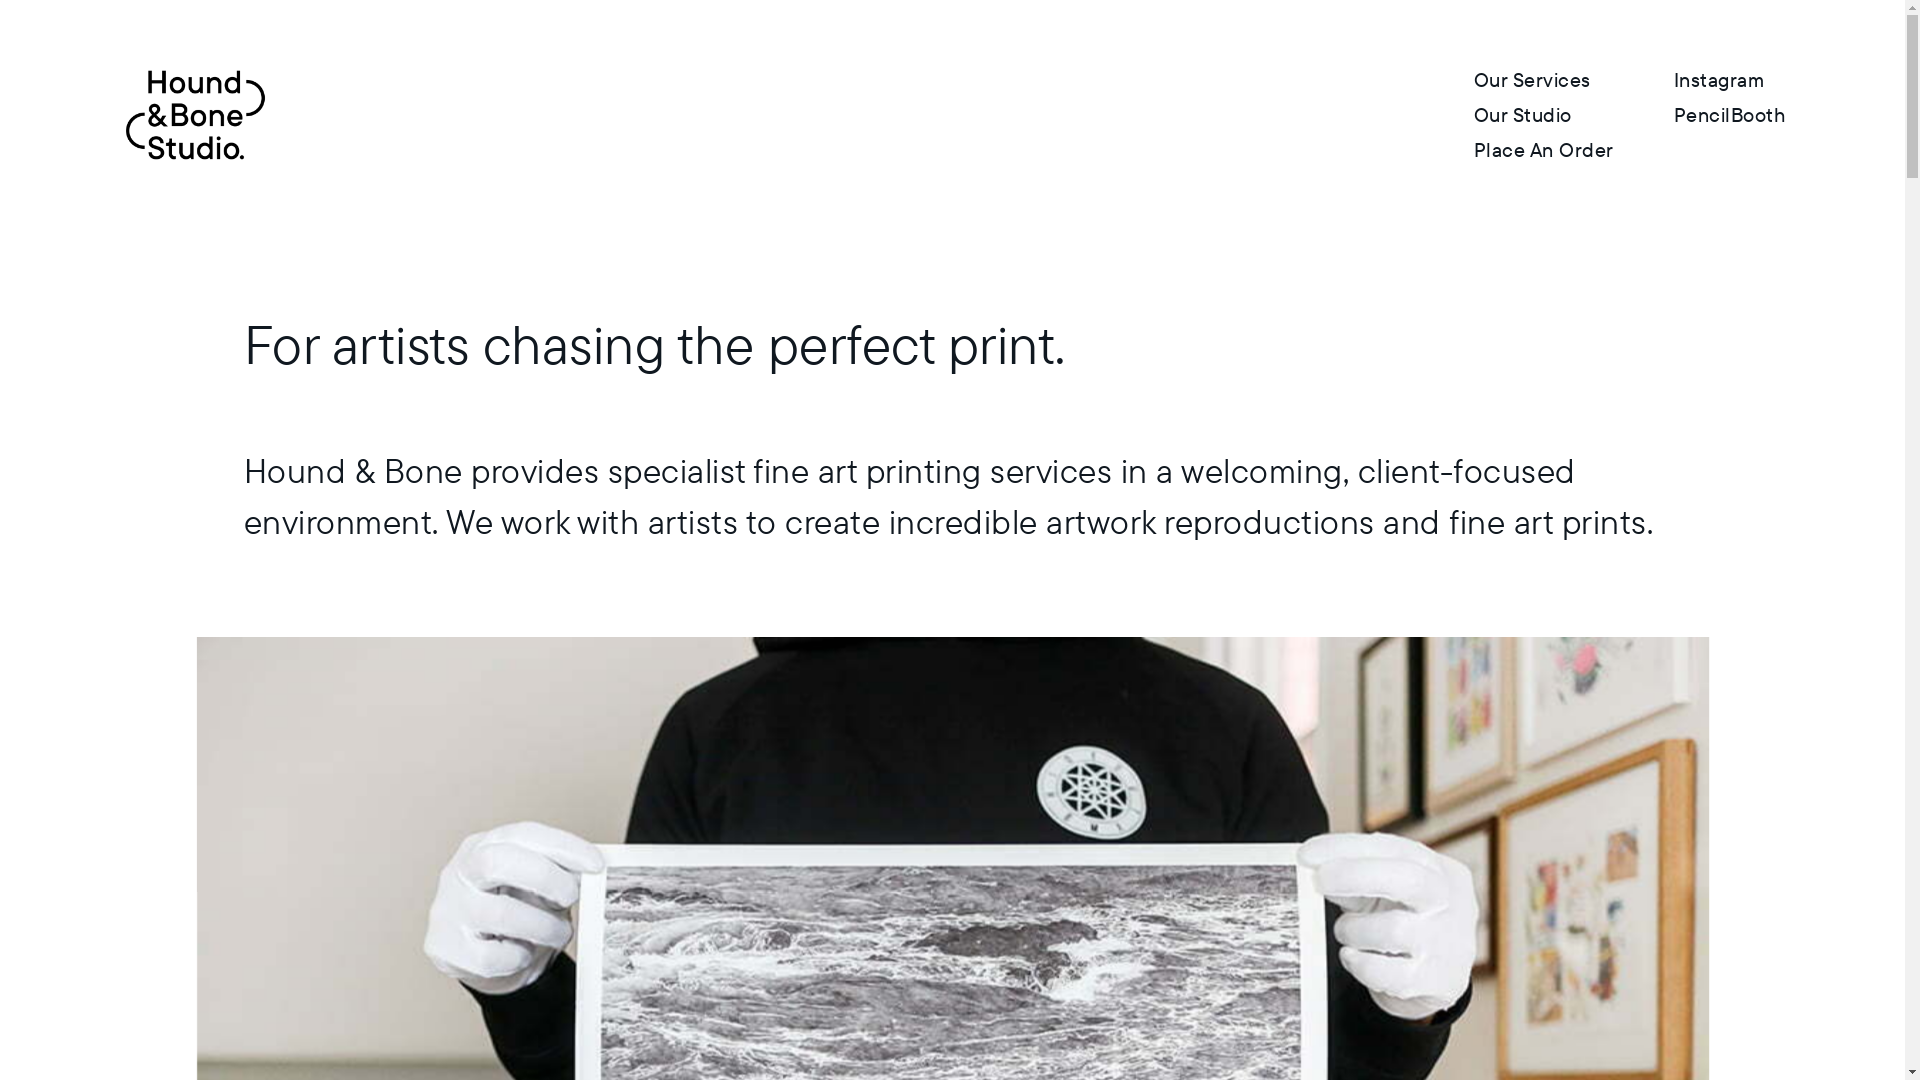 The height and width of the screenshot is (1080, 1920). What do you see at coordinates (1521, 115) in the screenshot?
I see `'Our Studio'` at bounding box center [1521, 115].